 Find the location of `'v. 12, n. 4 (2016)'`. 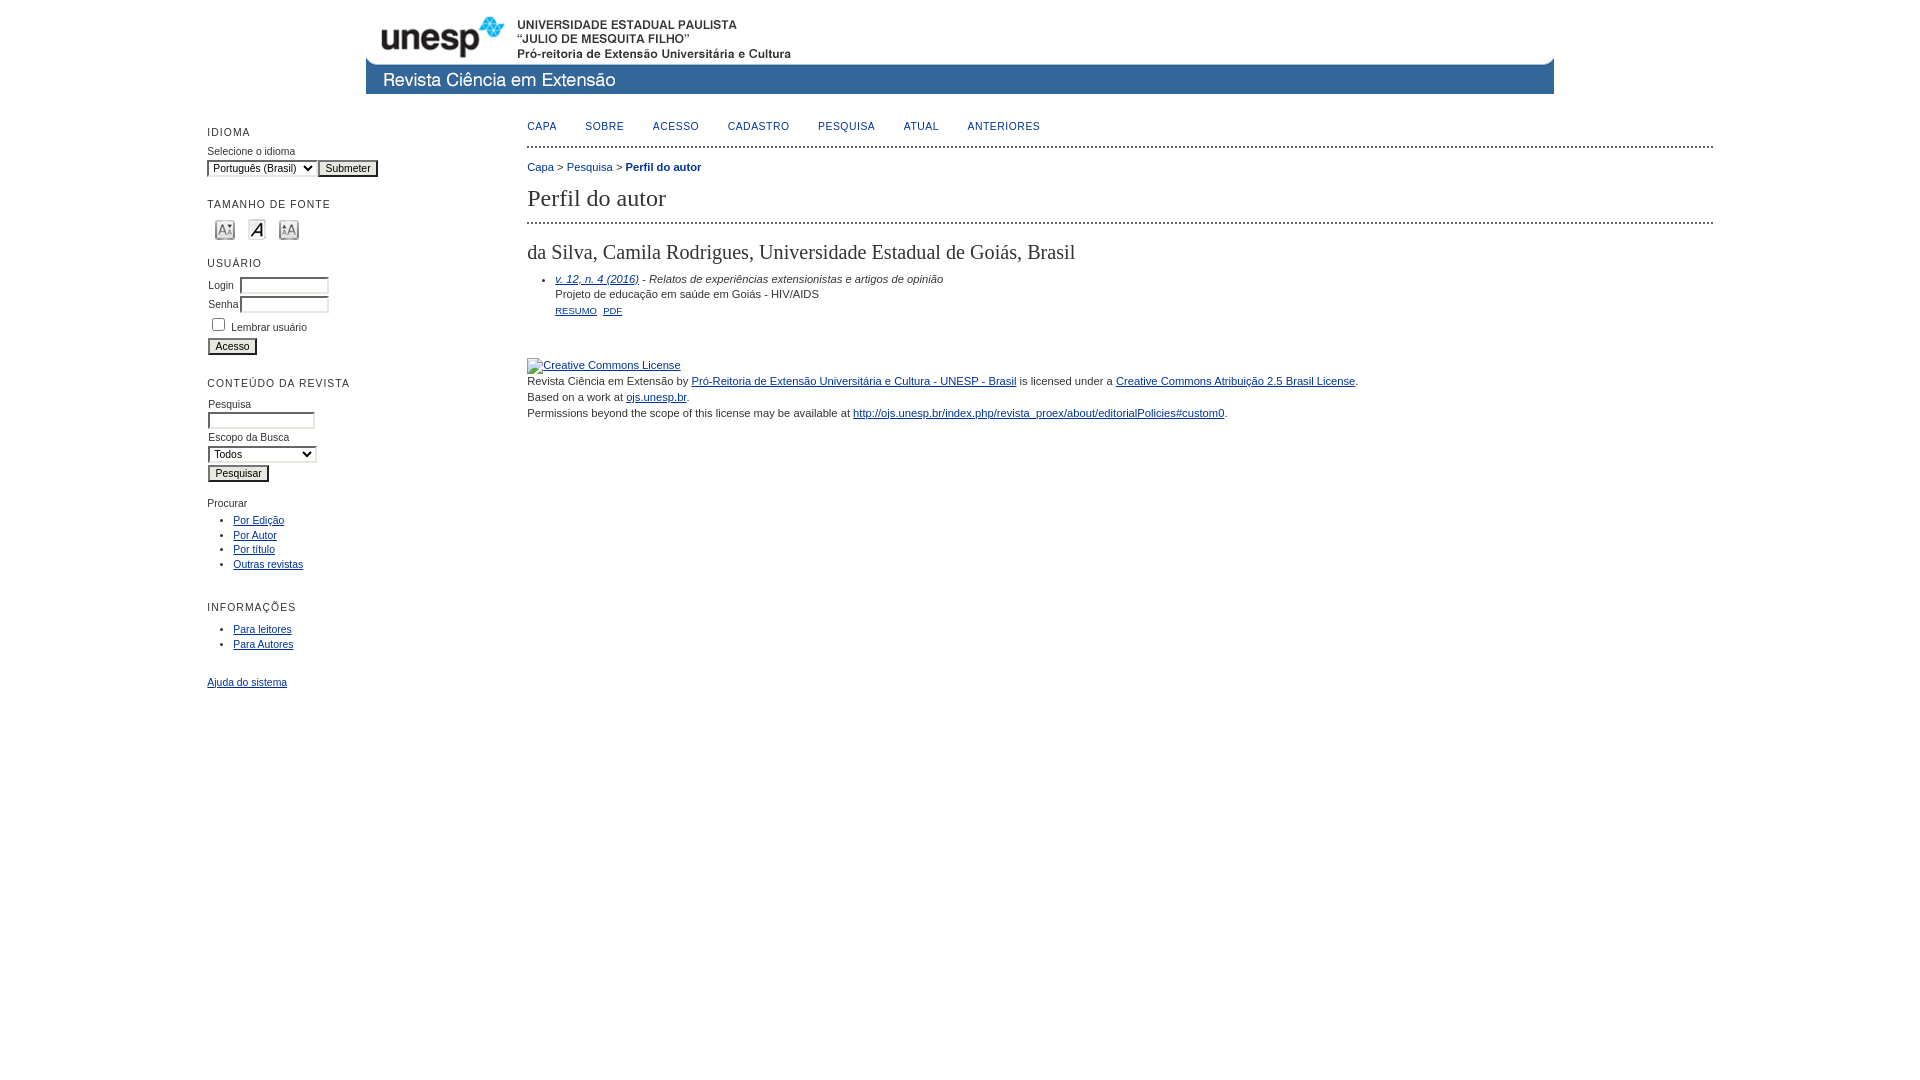

'v. 12, n. 4 (2016)' is located at coordinates (595, 278).